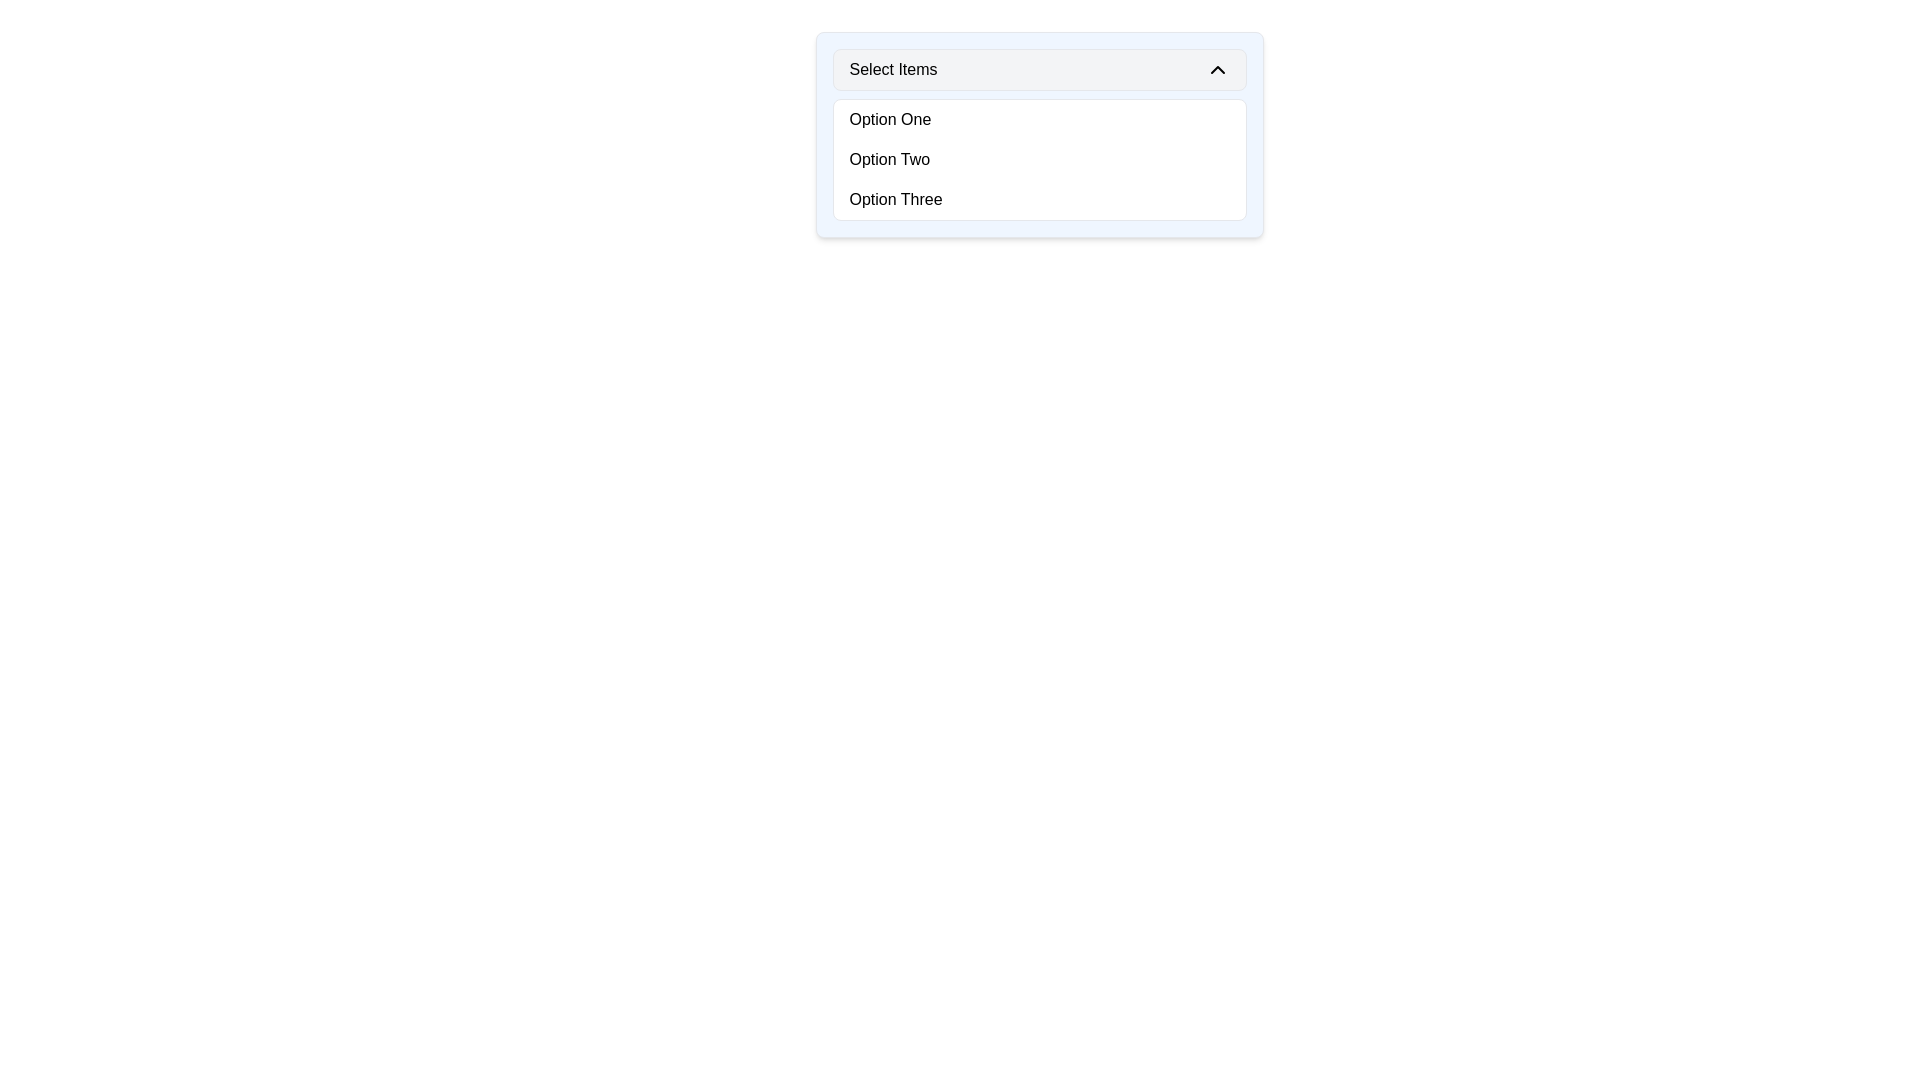  Describe the element at coordinates (1039, 158) in the screenshot. I see `the option in the dropdown menu` at that location.